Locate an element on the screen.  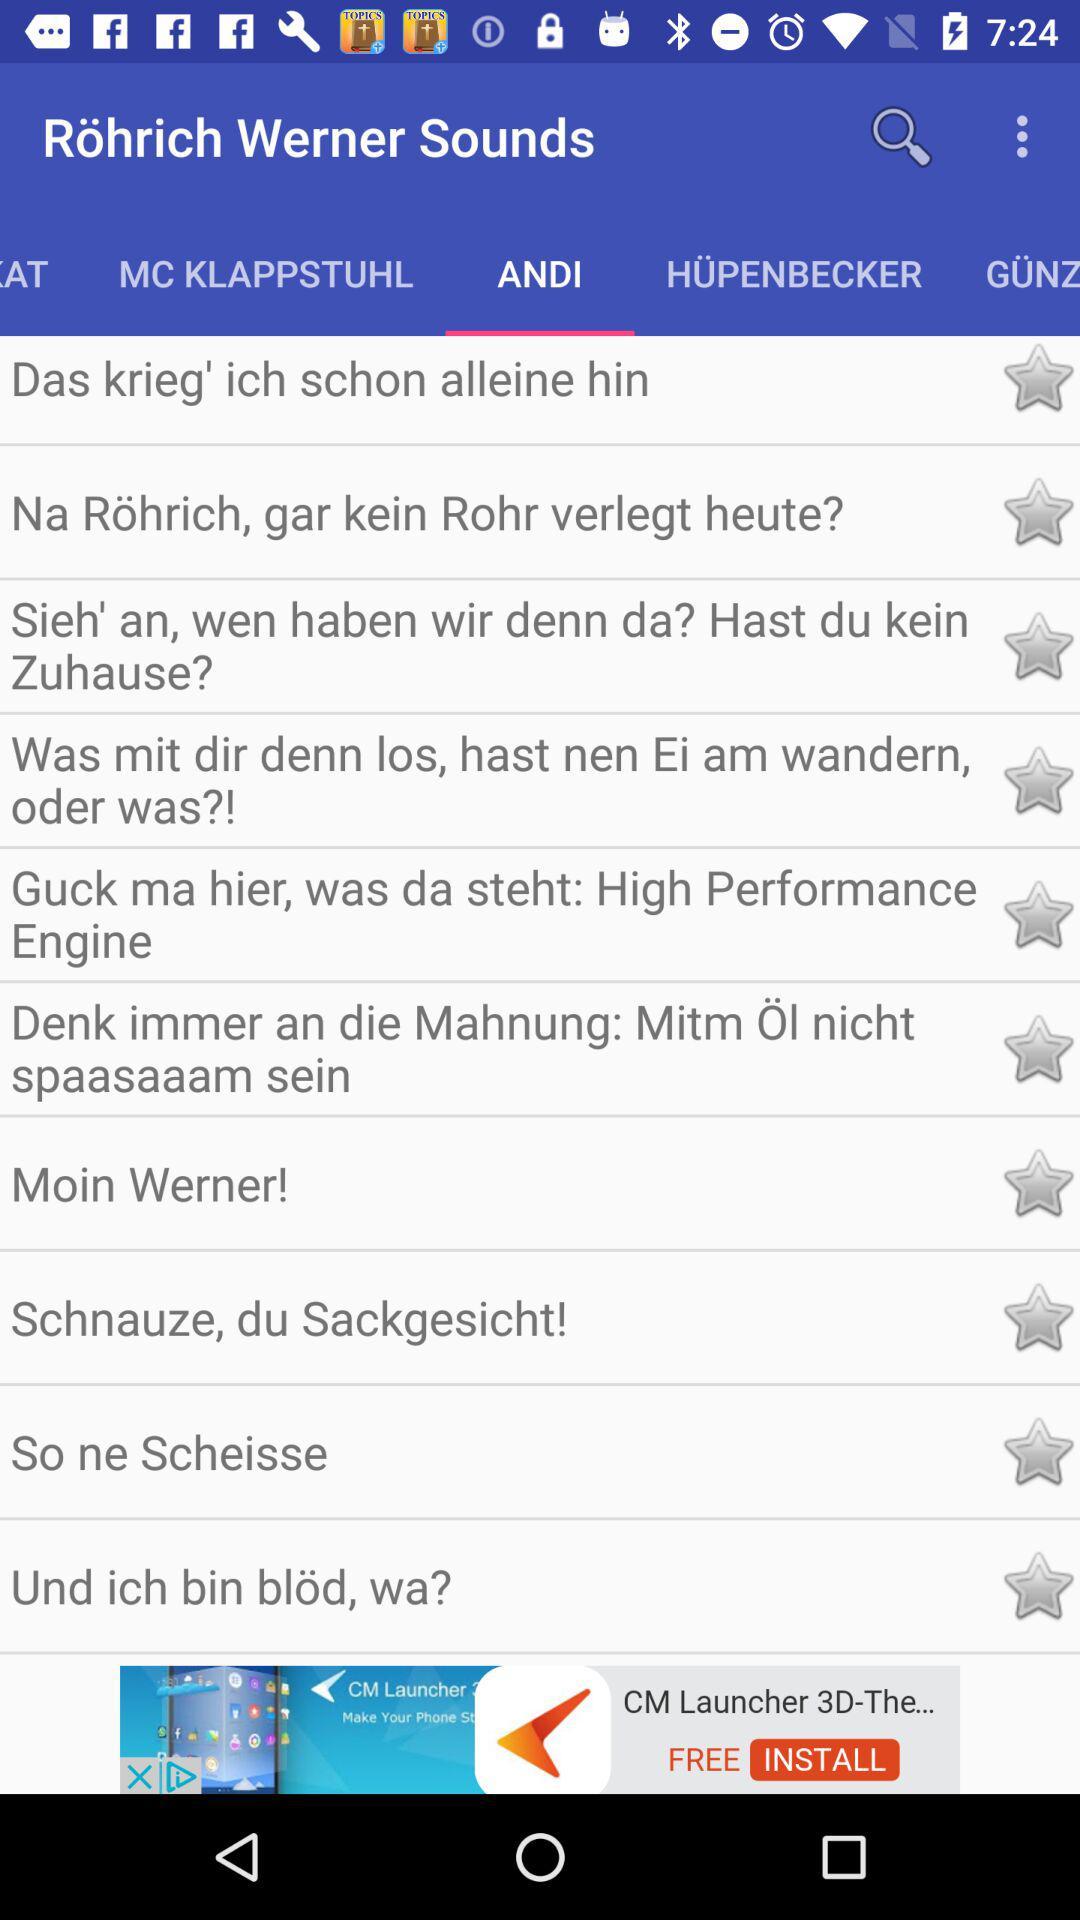
this item is located at coordinates (1036, 1317).